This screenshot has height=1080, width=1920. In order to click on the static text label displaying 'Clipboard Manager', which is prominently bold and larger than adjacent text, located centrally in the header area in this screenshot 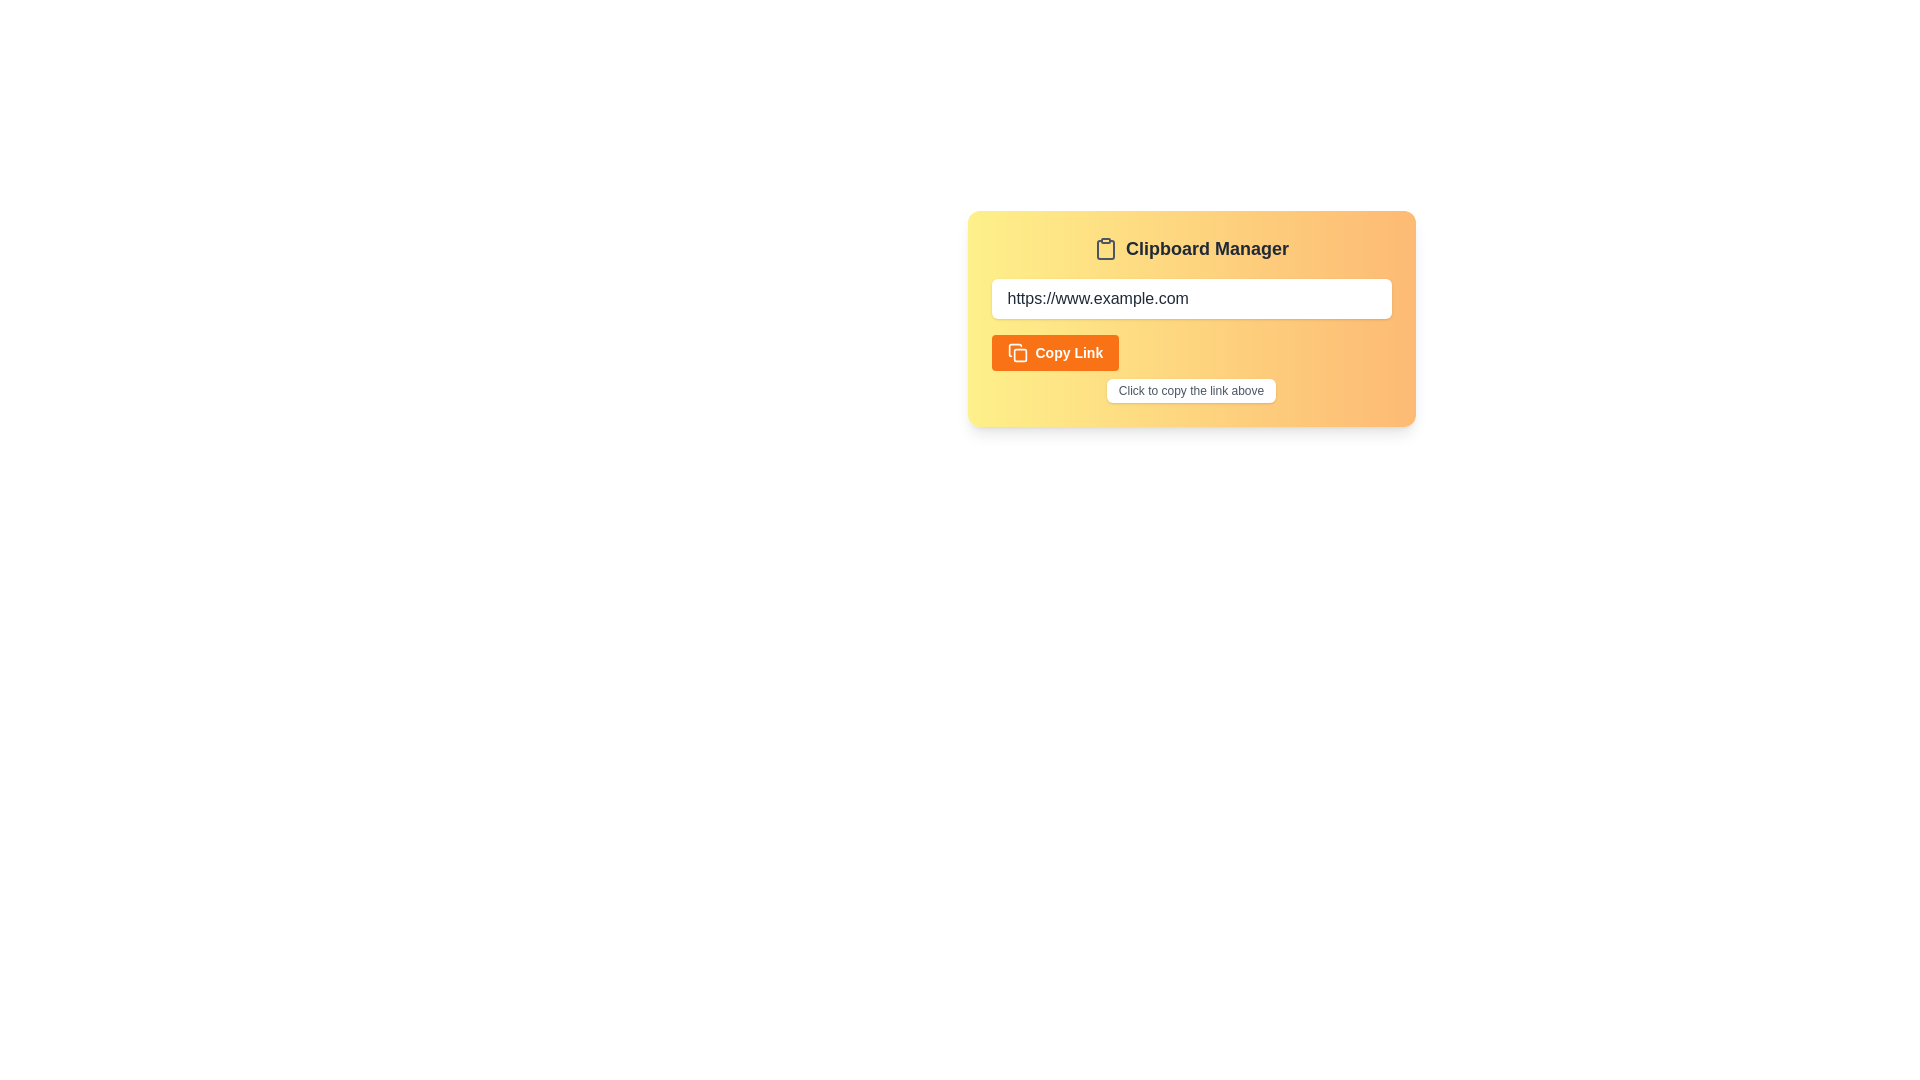, I will do `click(1206, 248)`.